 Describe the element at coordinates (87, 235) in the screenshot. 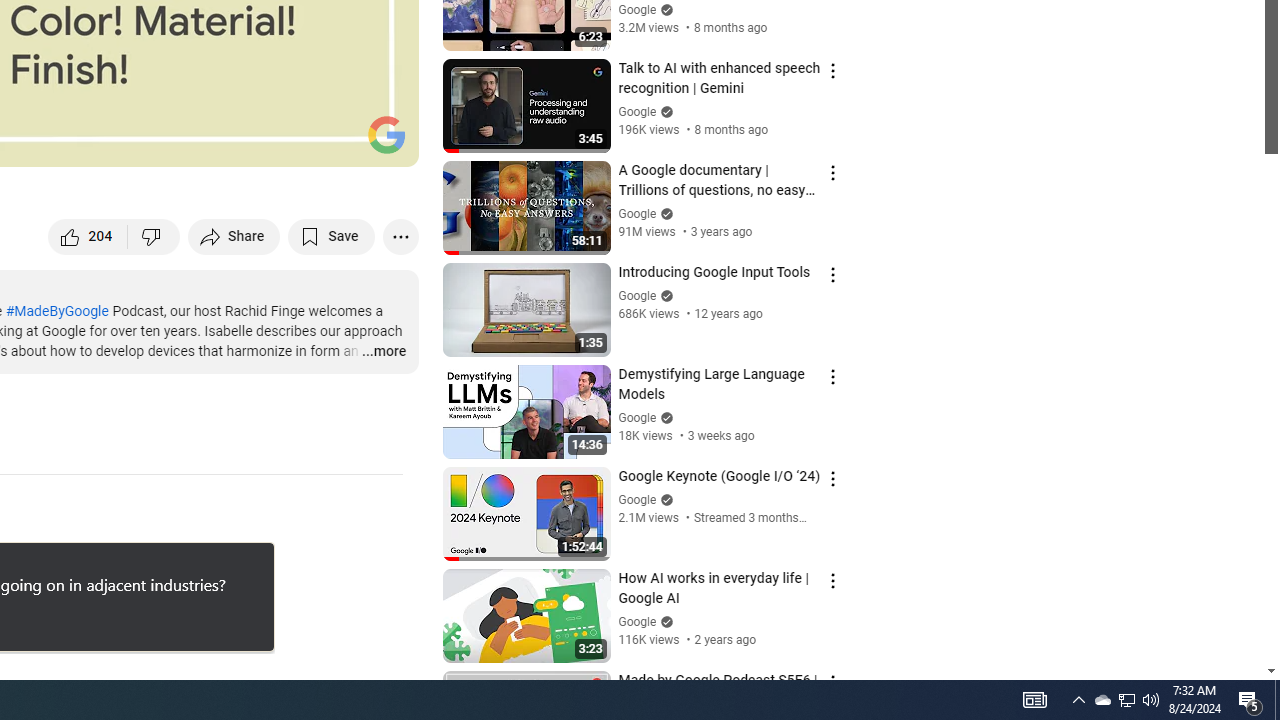

I see `'like this video along with 204 other people'` at that location.